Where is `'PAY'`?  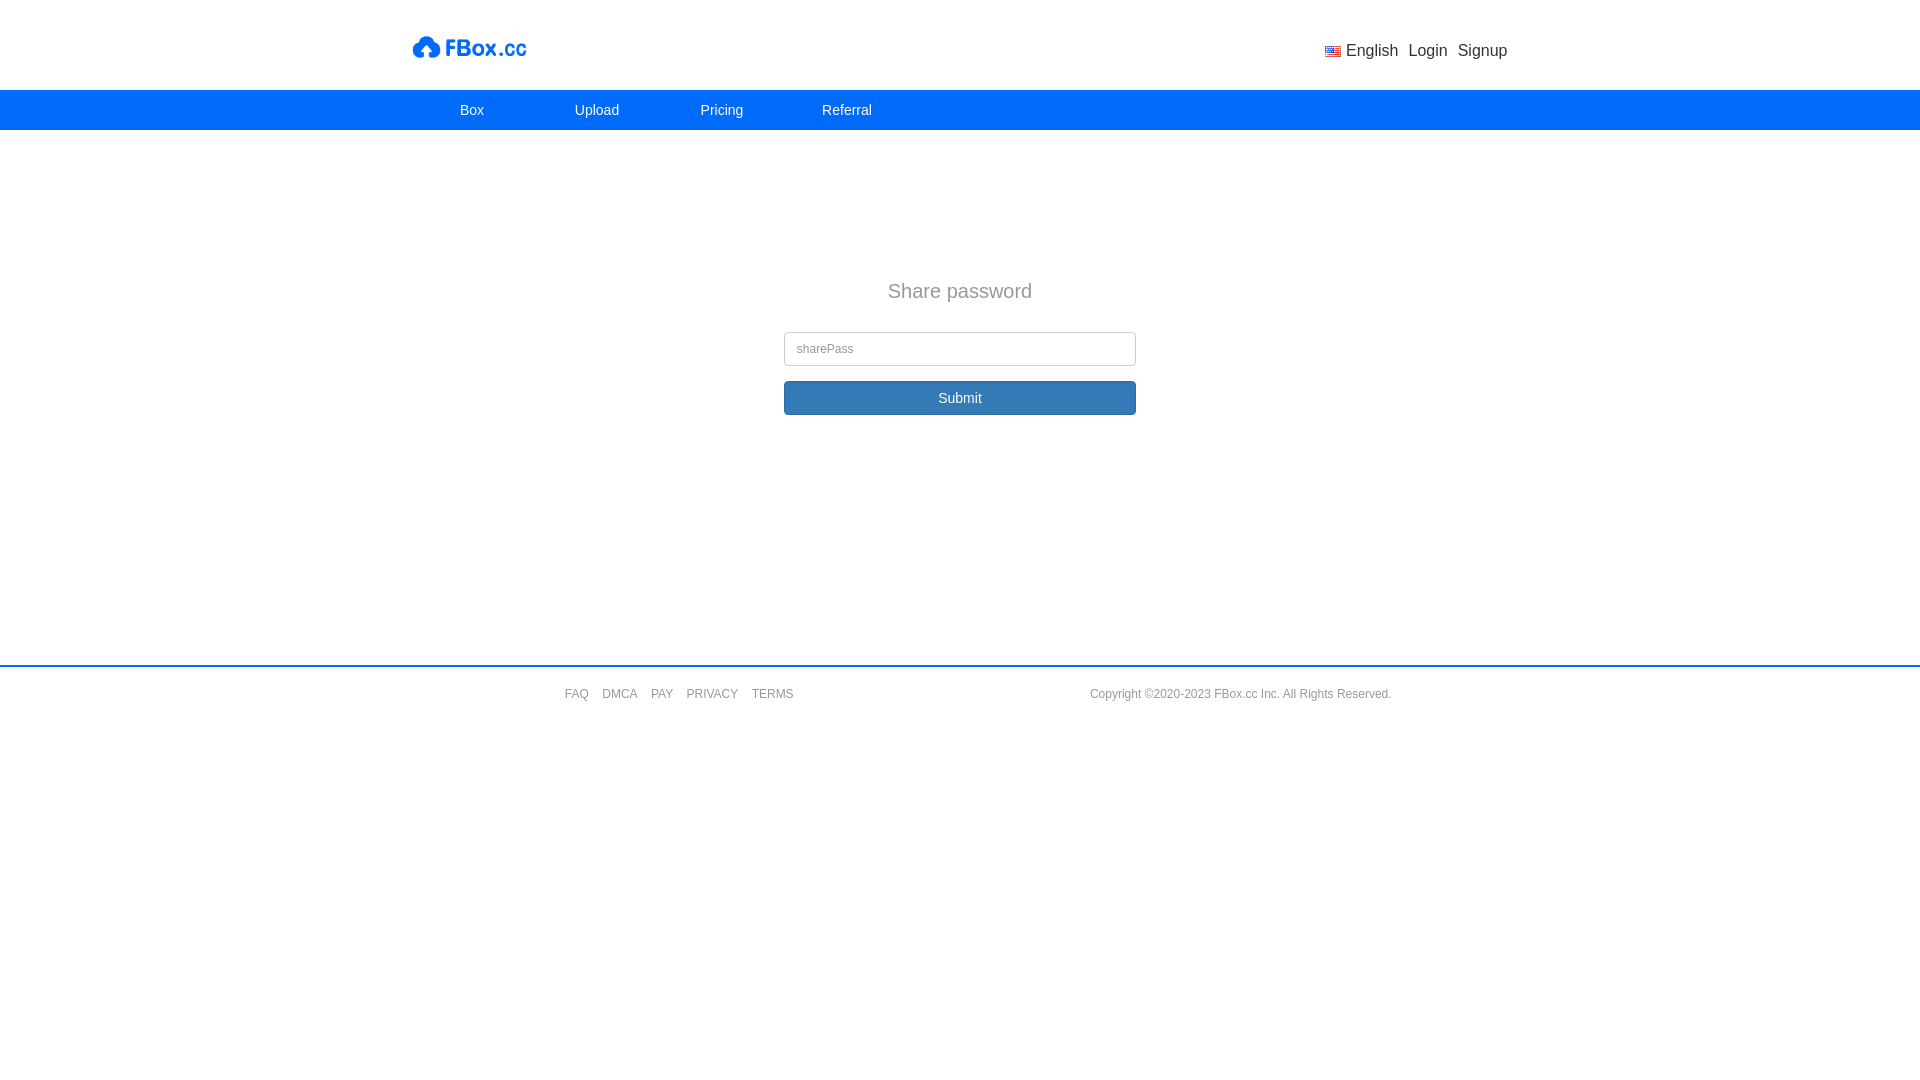
'PAY' is located at coordinates (662, 693).